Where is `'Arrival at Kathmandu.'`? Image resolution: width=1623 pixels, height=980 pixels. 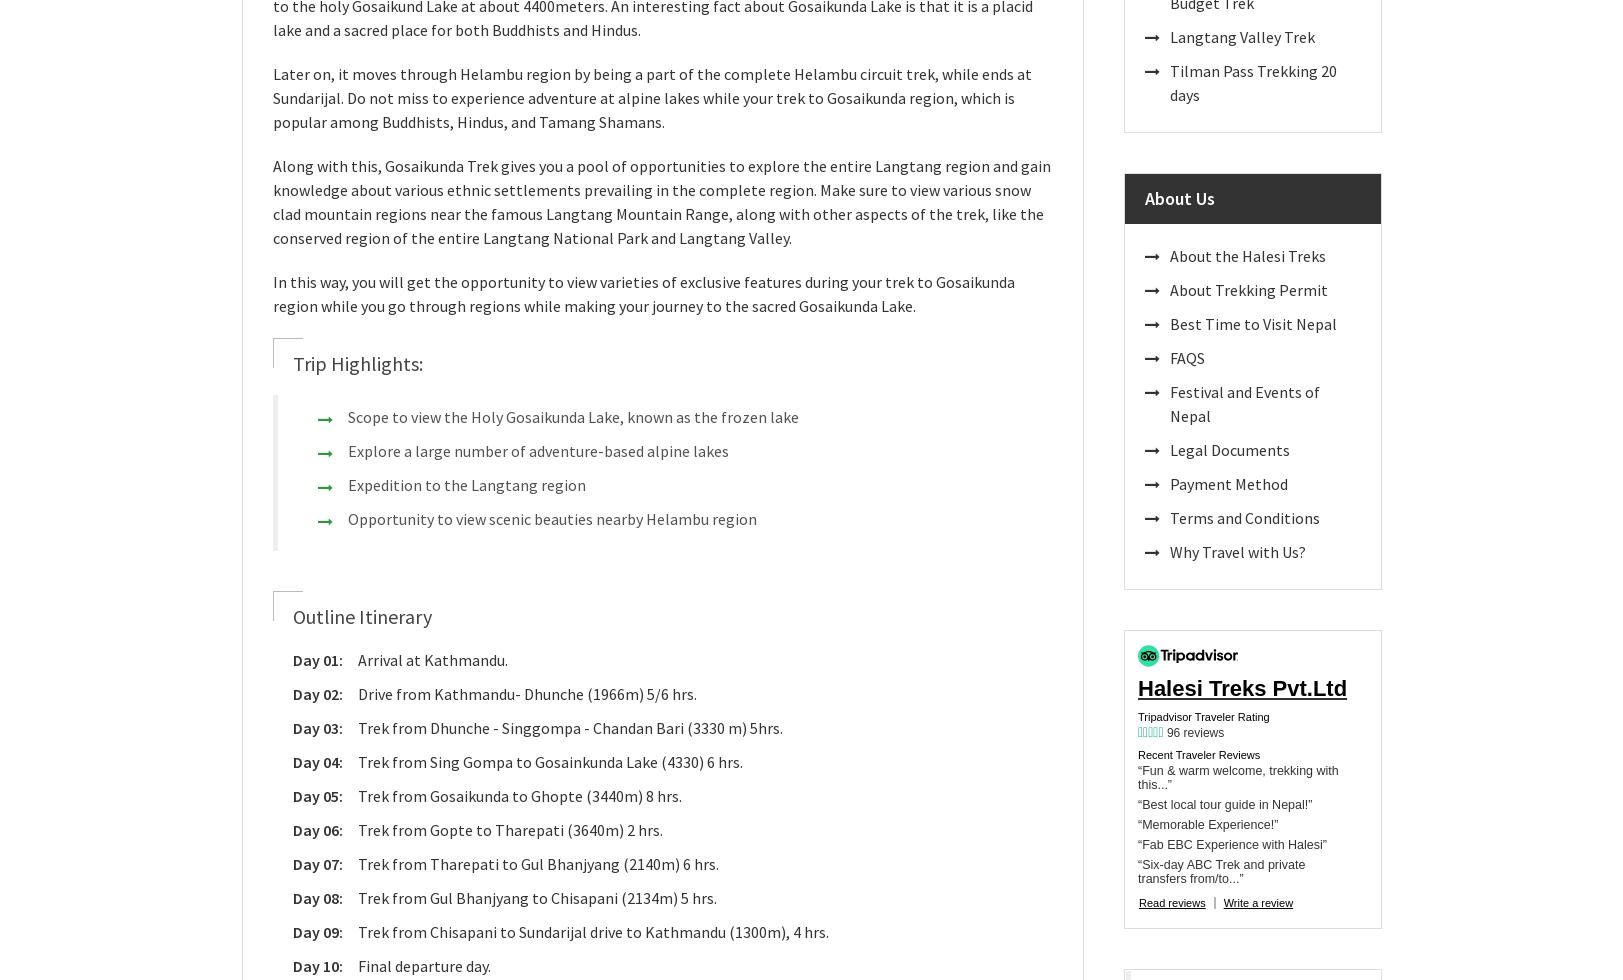 'Arrival at Kathmandu.' is located at coordinates (357, 660).